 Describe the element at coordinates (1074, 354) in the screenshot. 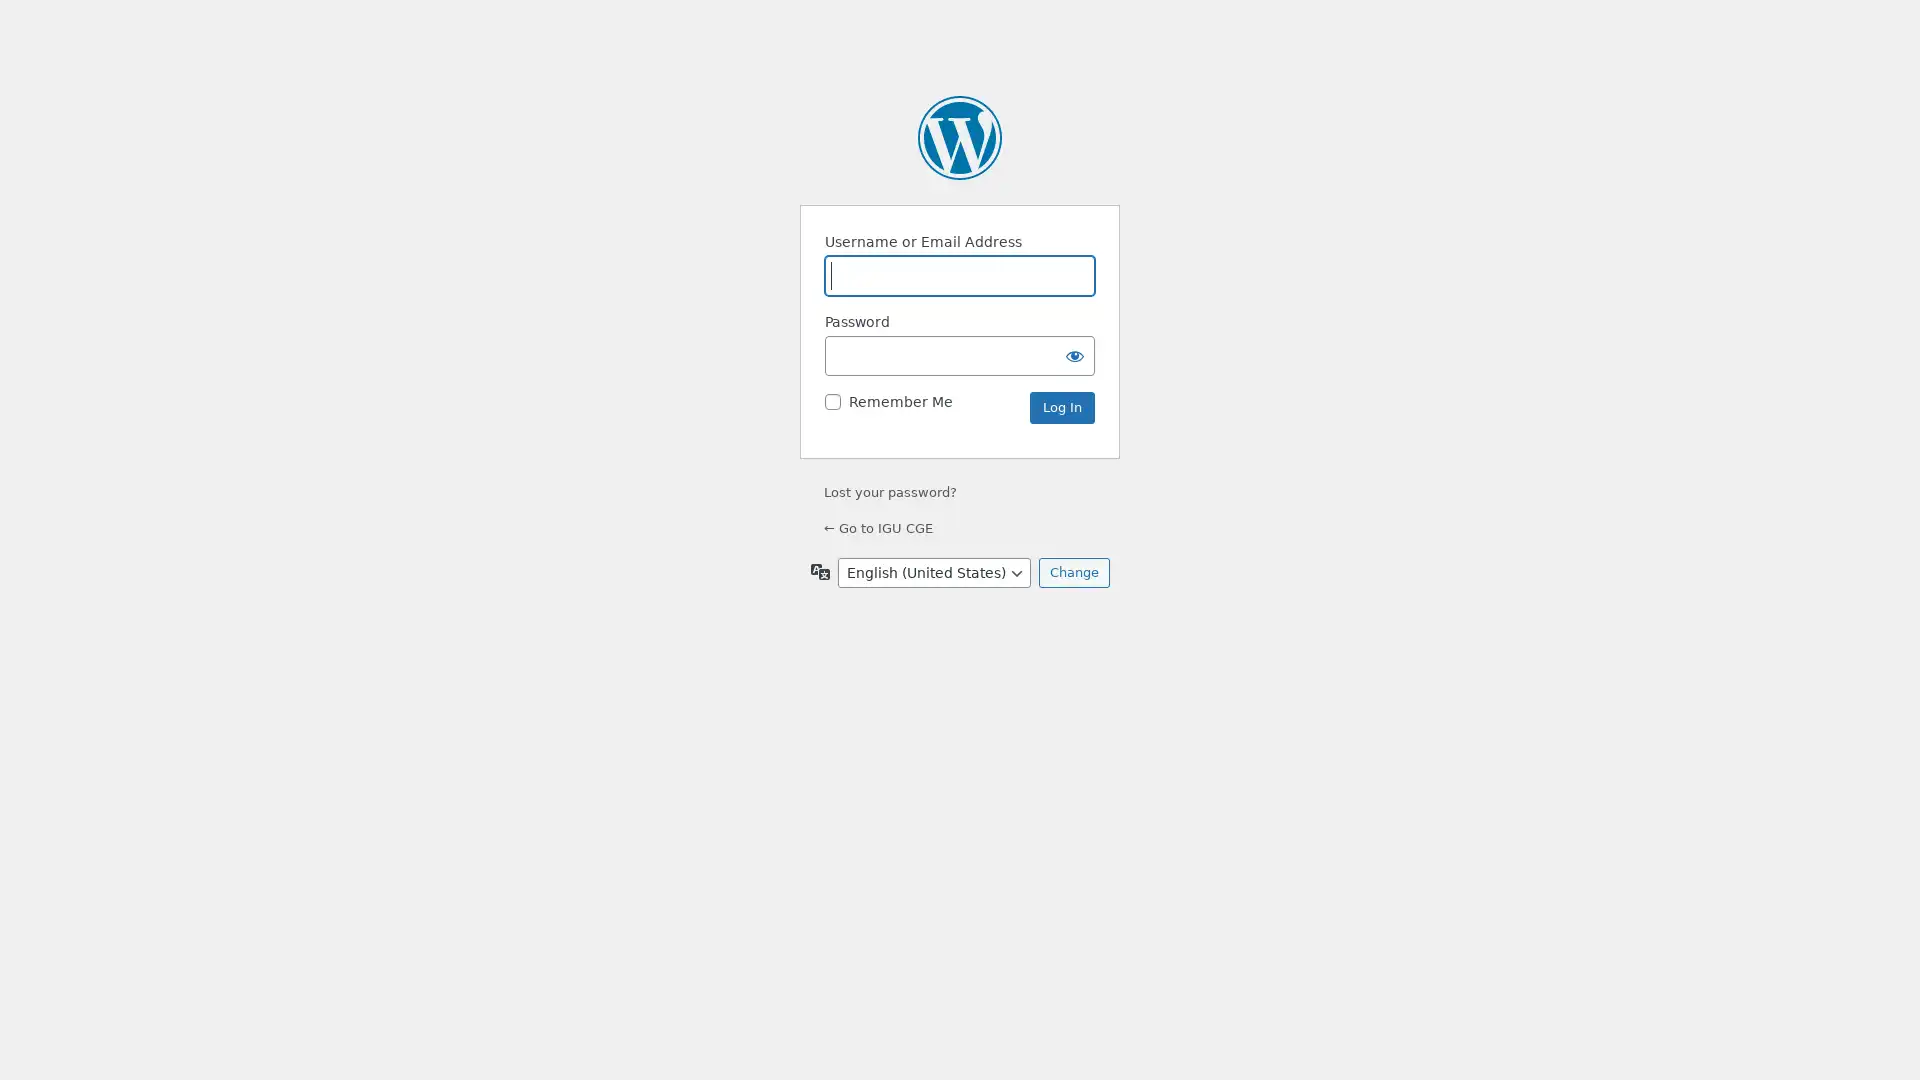

I see `Show password` at that location.